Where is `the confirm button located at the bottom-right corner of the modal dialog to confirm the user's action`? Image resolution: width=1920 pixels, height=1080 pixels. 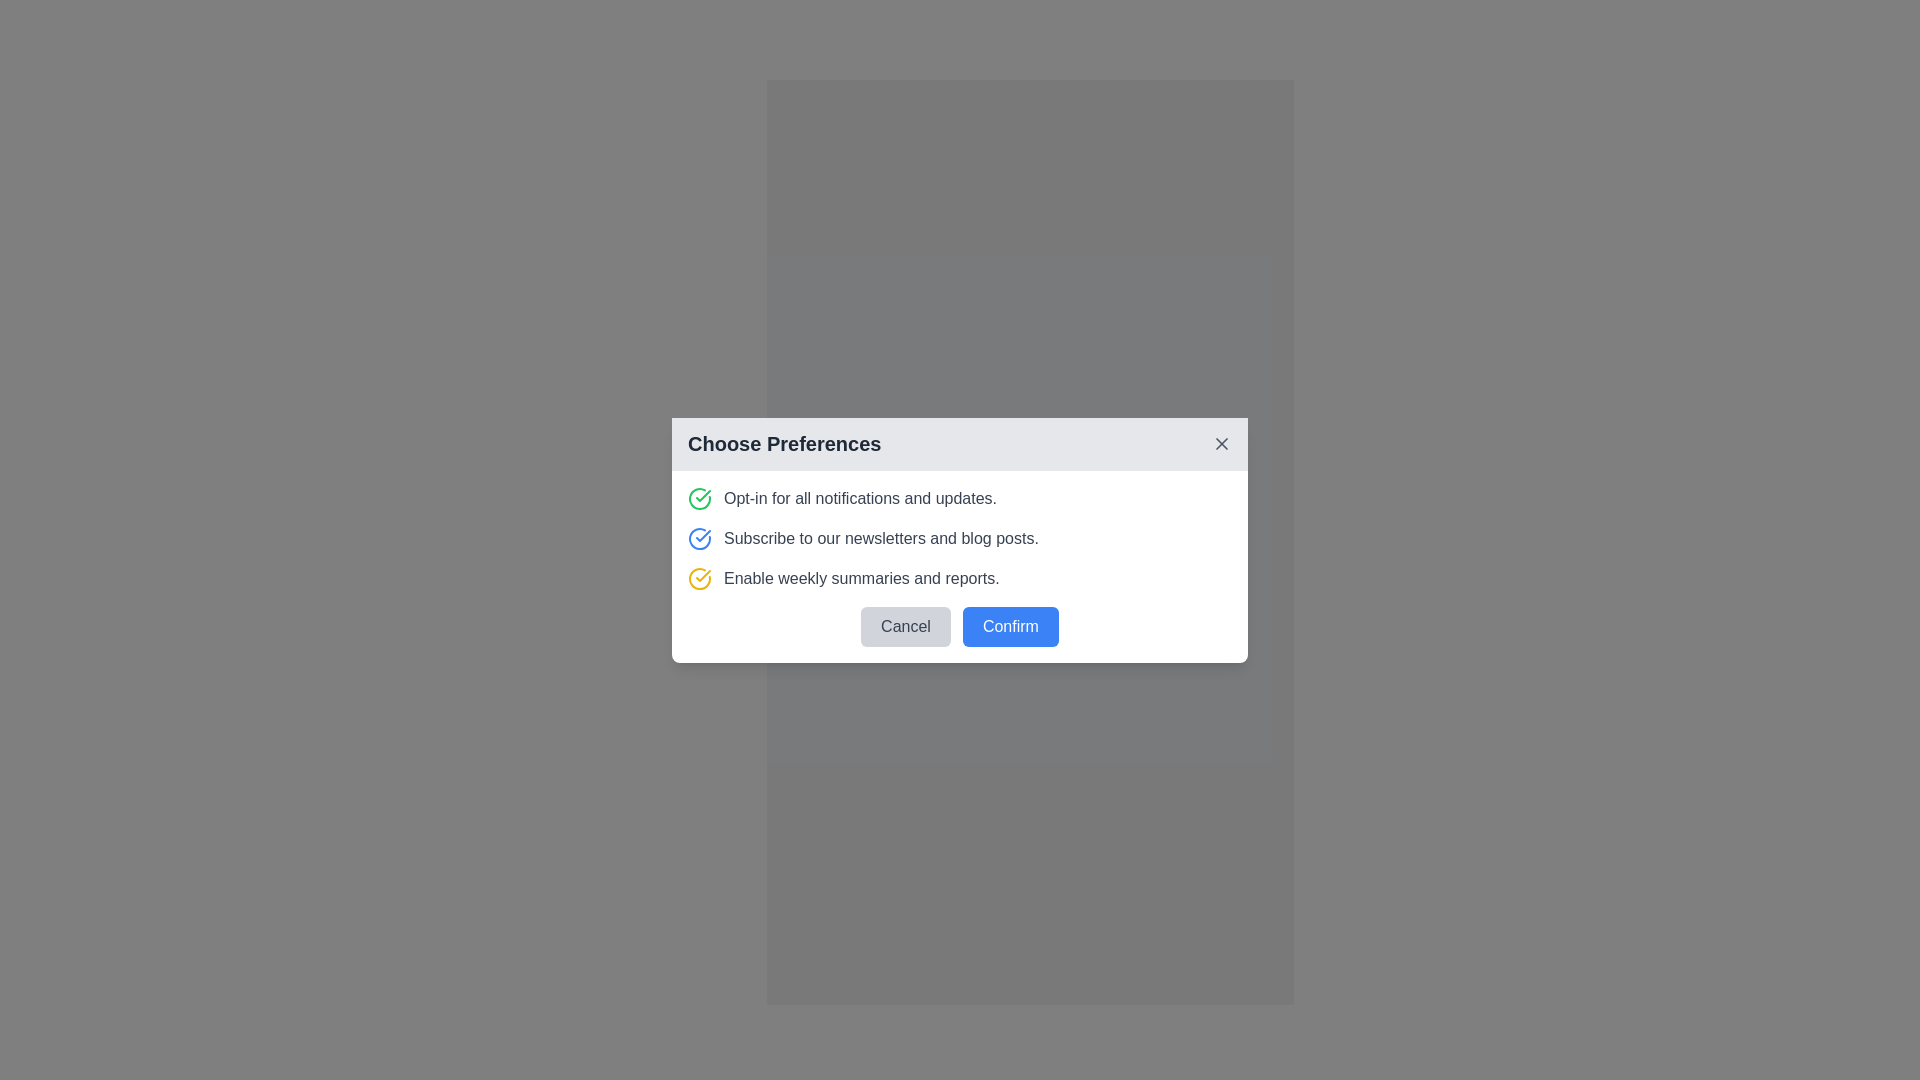 the confirm button located at the bottom-right corner of the modal dialog to confirm the user's action is located at coordinates (1030, 619).